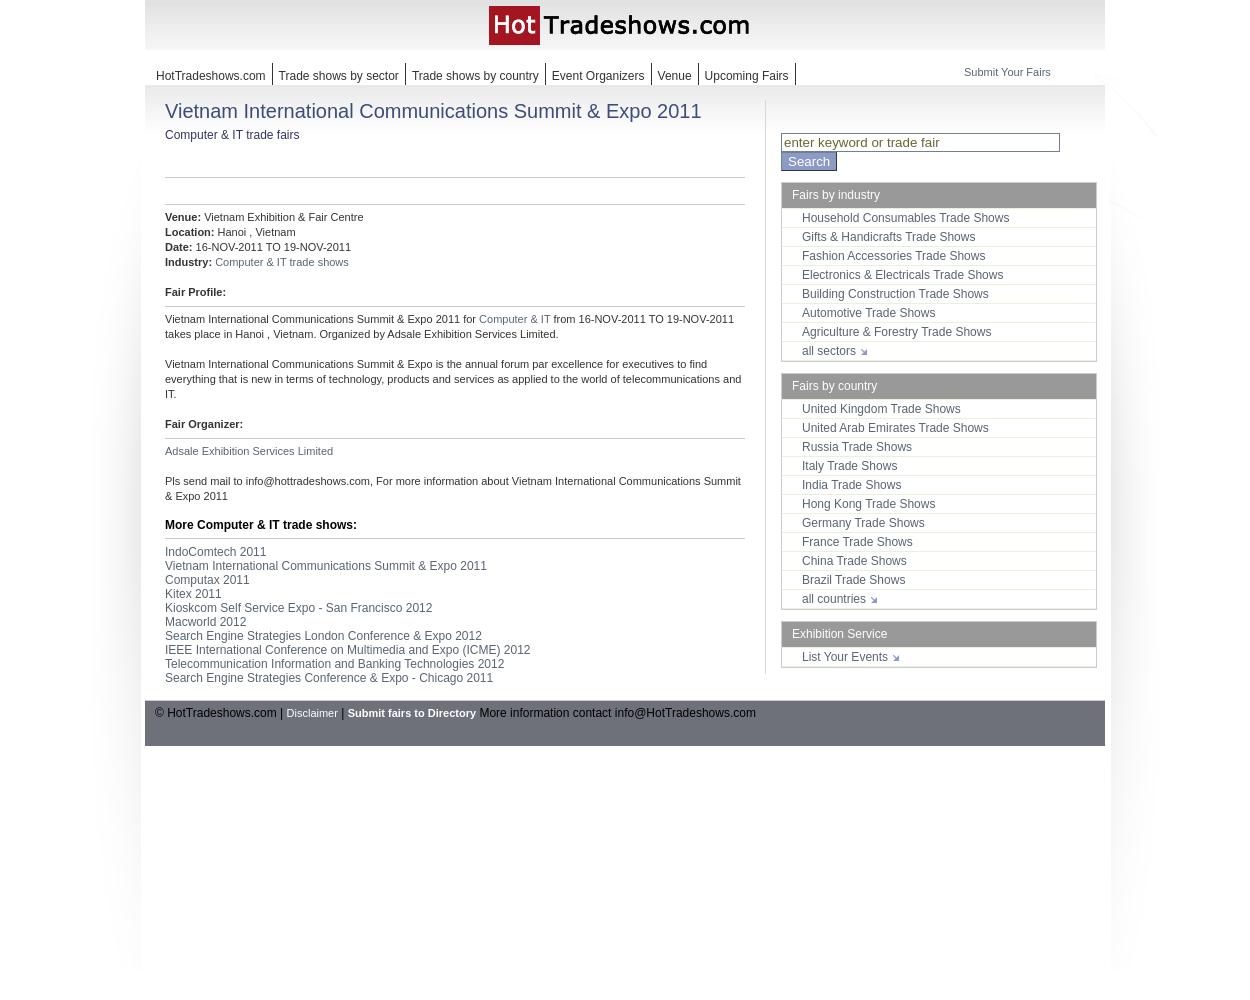 This screenshot has width=1250, height=1000. What do you see at coordinates (203, 424) in the screenshot?
I see `'Fair Organizer:'` at bounding box center [203, 424].